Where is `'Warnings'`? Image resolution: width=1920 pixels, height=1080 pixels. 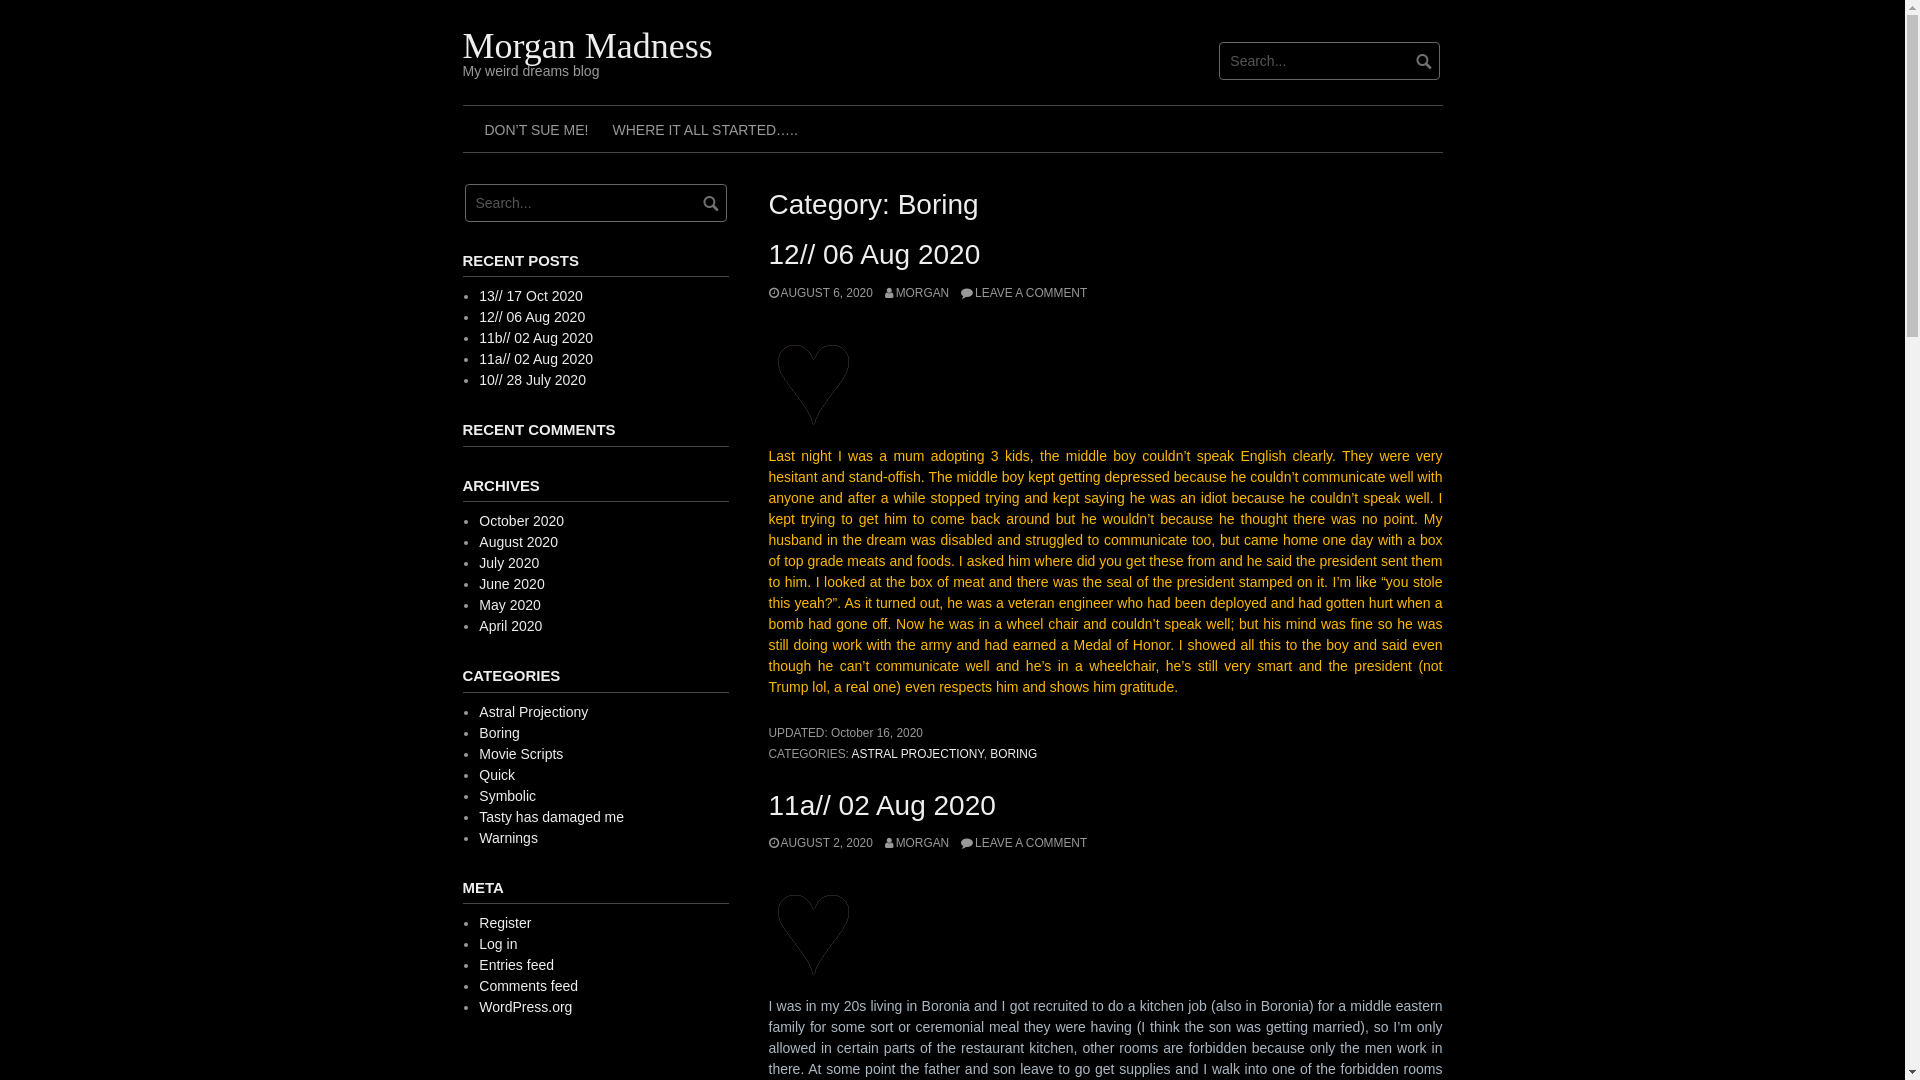 'Warnings' is located at coordinates (508, 837).